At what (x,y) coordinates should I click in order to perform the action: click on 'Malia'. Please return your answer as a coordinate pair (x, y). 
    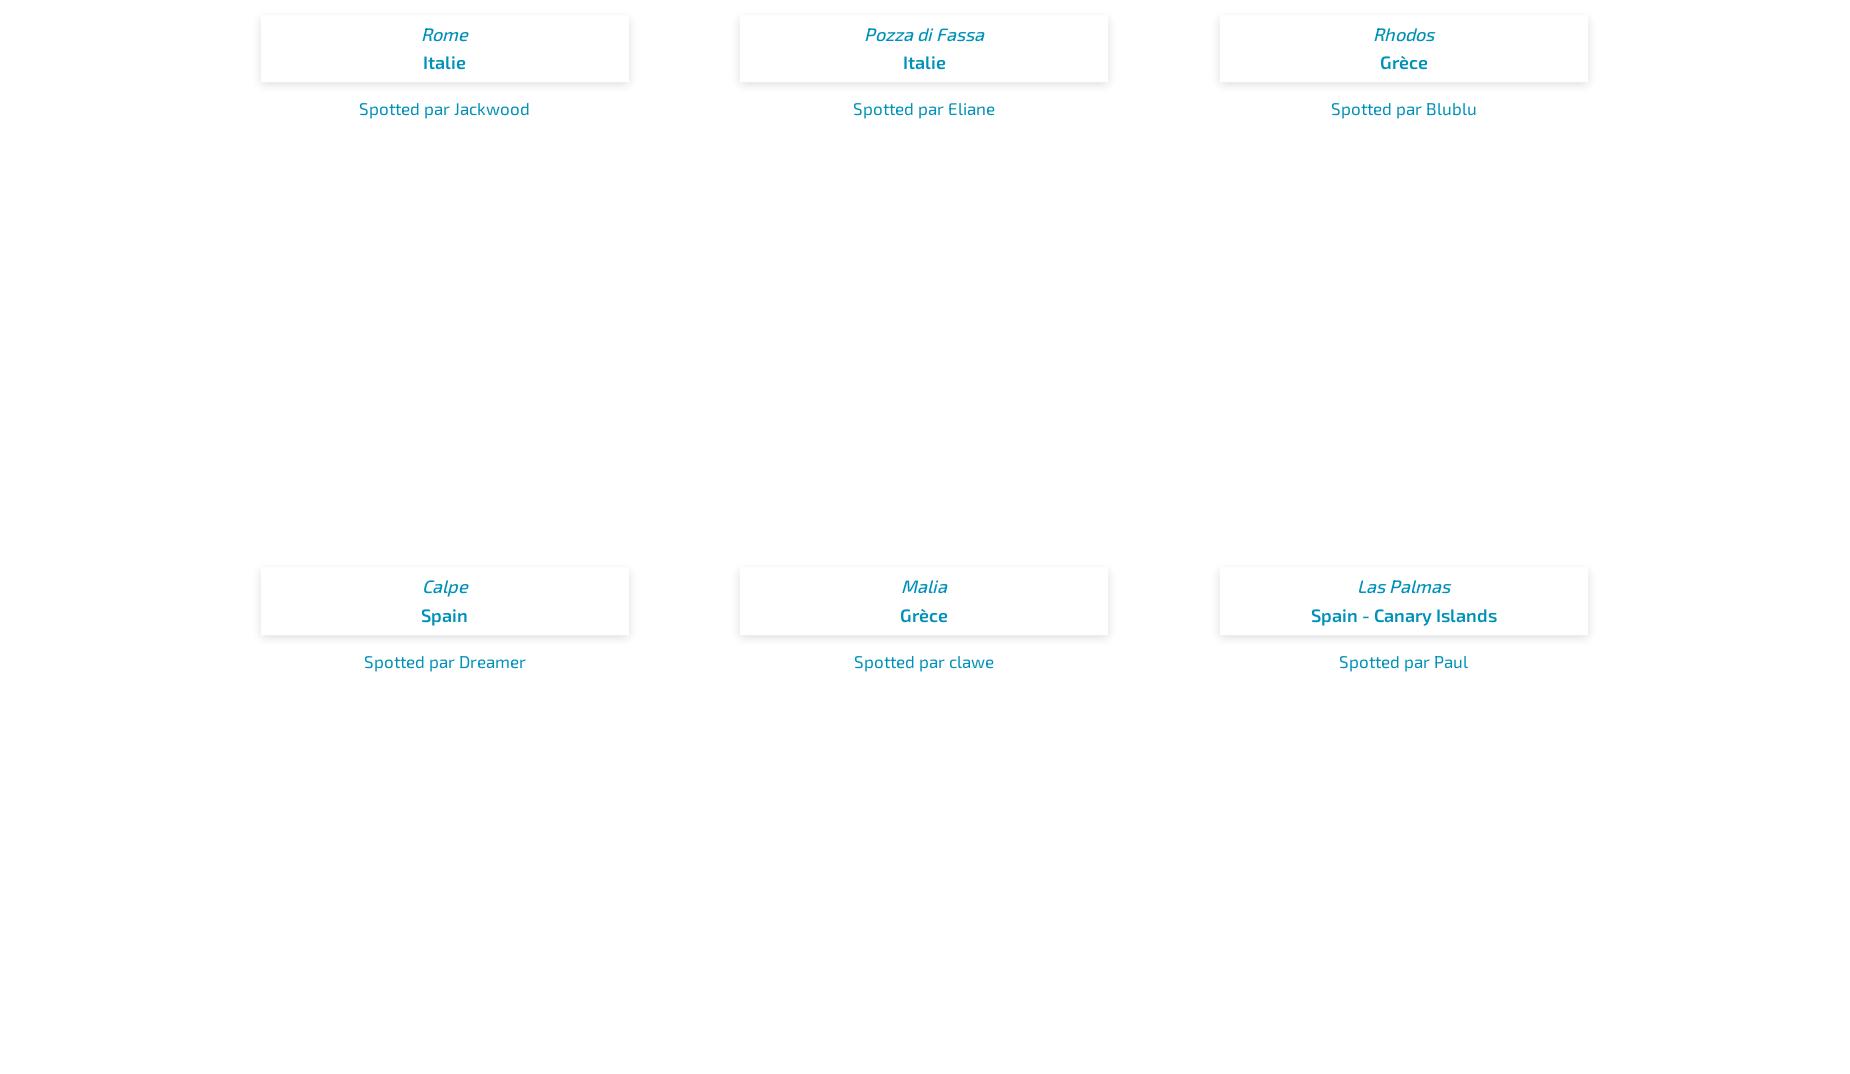
    Looking at the image, I should click on (924, 584).